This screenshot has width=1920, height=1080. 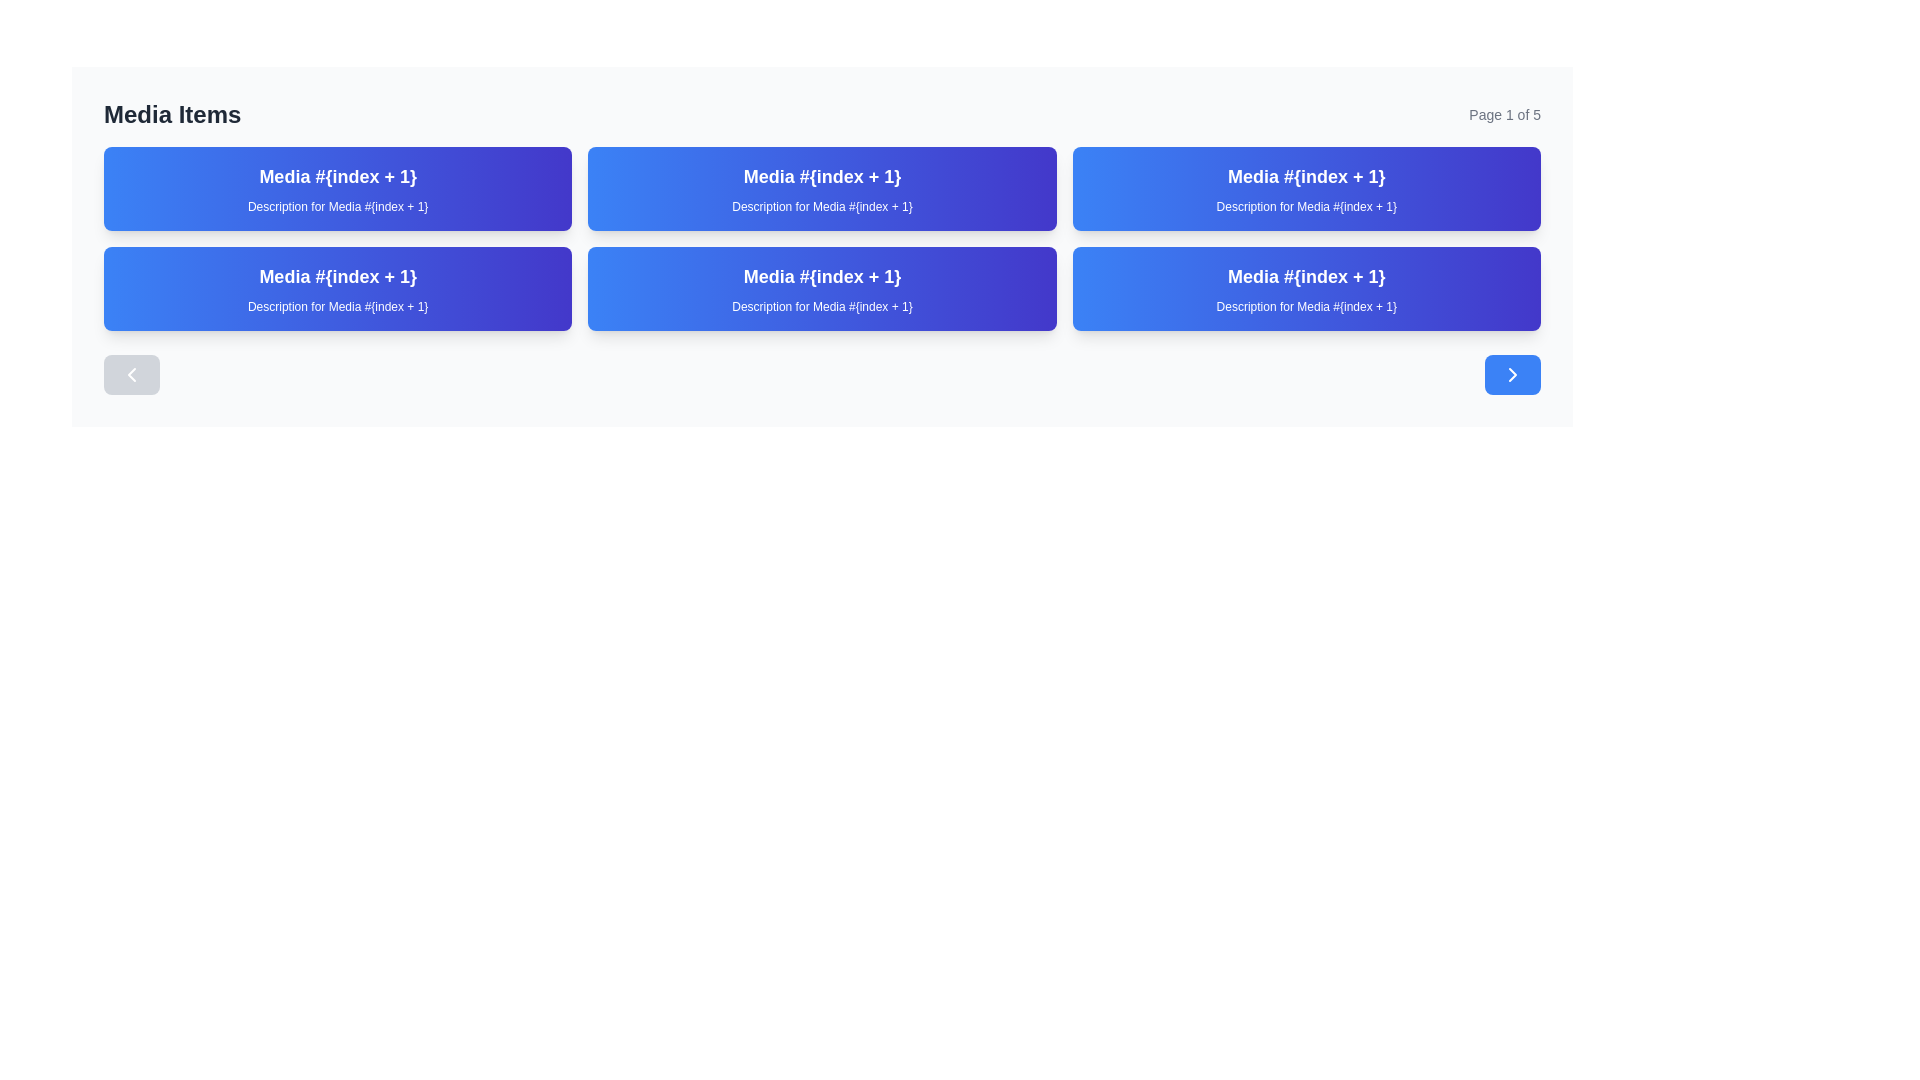 I want to click on the card component that presents media information, located in the first row and second column of a 3-column grid layout, so click(x=822, y=189).